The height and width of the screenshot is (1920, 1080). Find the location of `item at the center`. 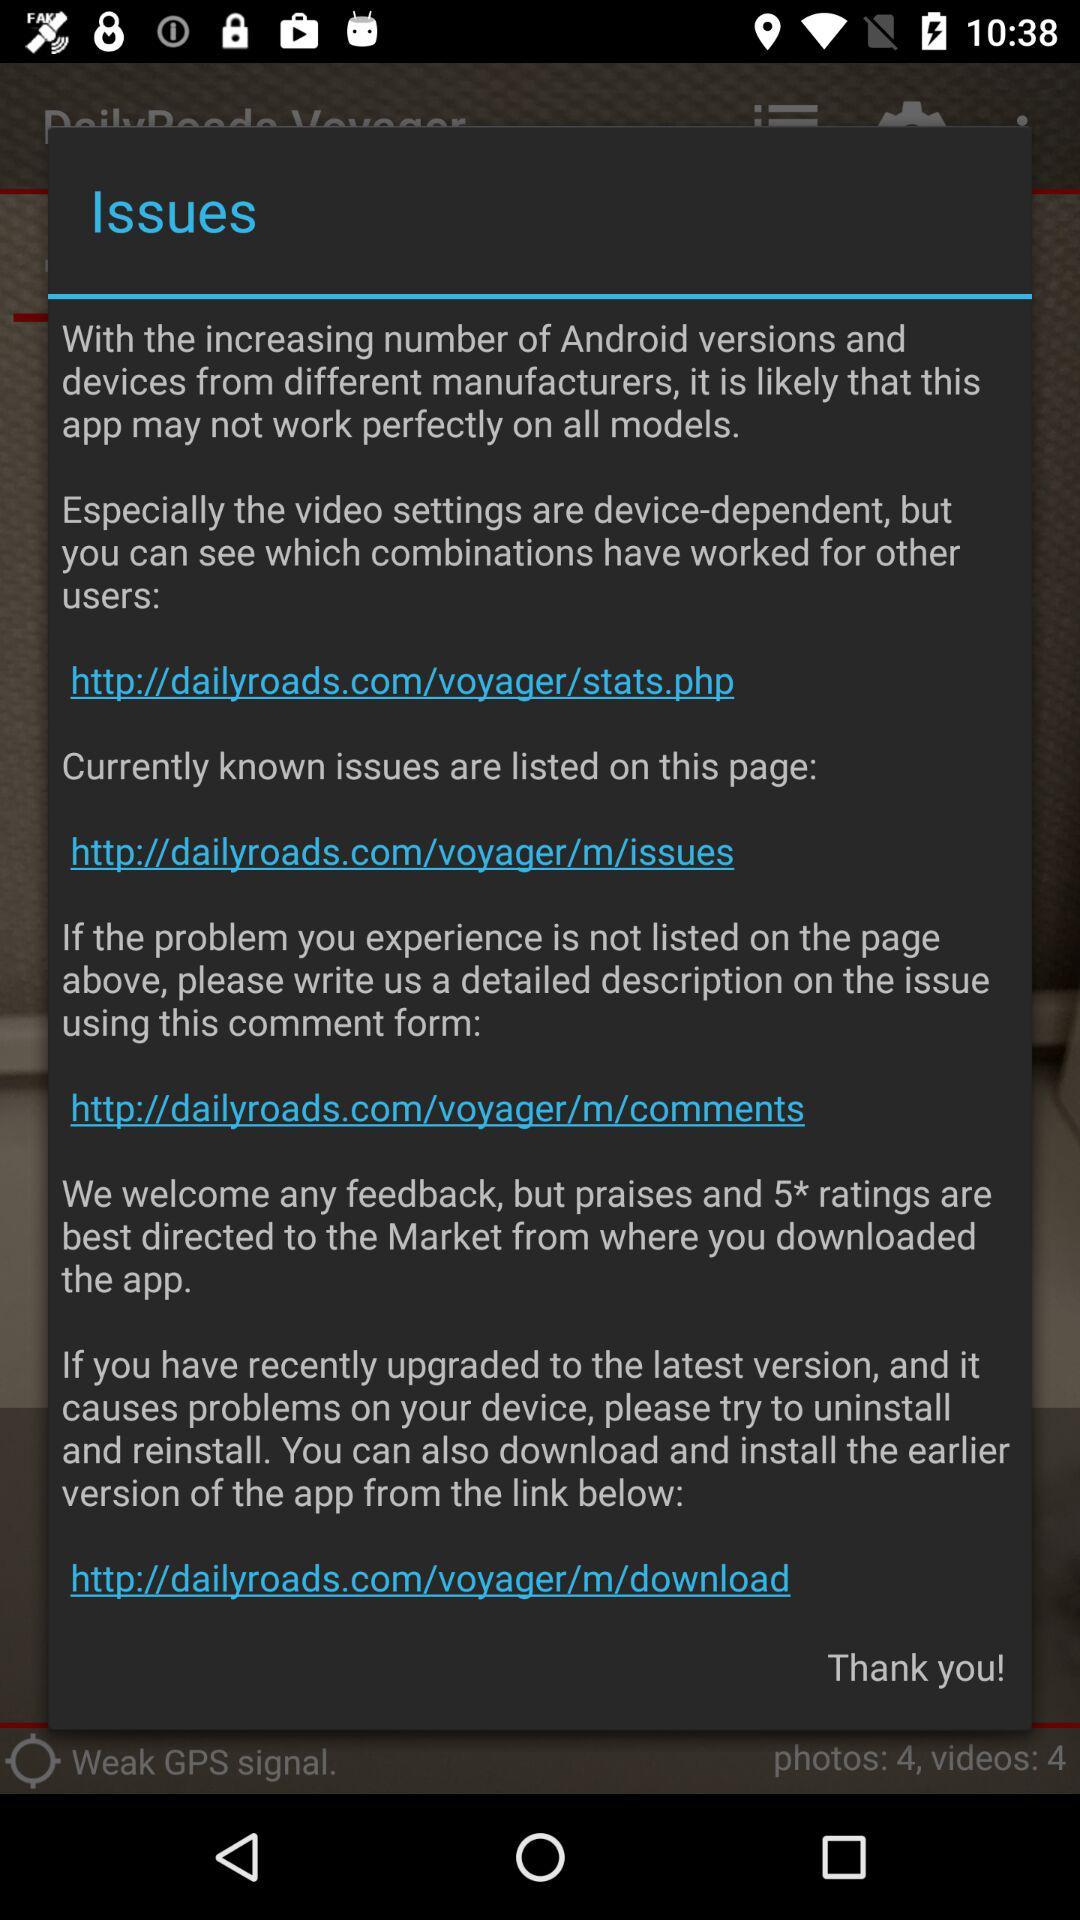

item at the center is located at coordinates (540, 956).